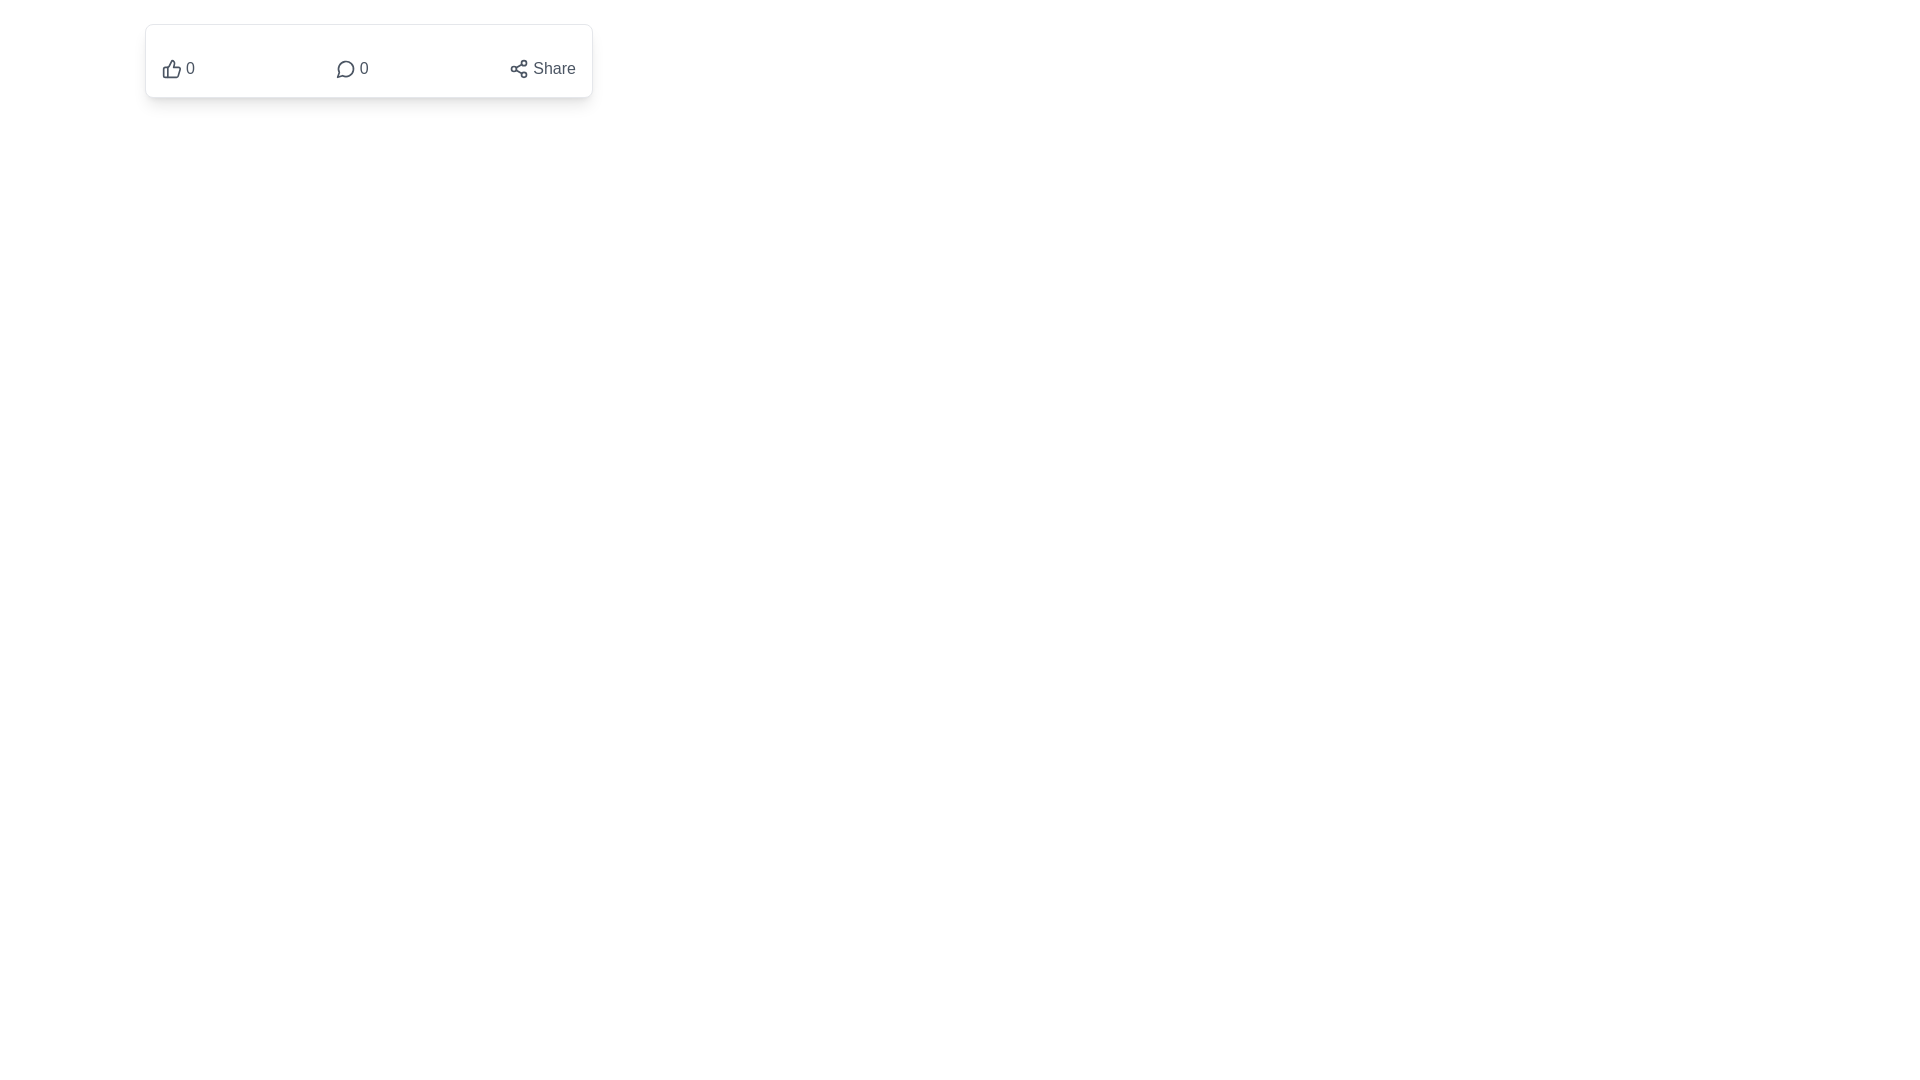 This screenshot has width=1920, height=1080. I want to click on the comment/message SVG icon located to the right of the thumbs-up icon and to the left of the 'Share' label, so click(345, 68).